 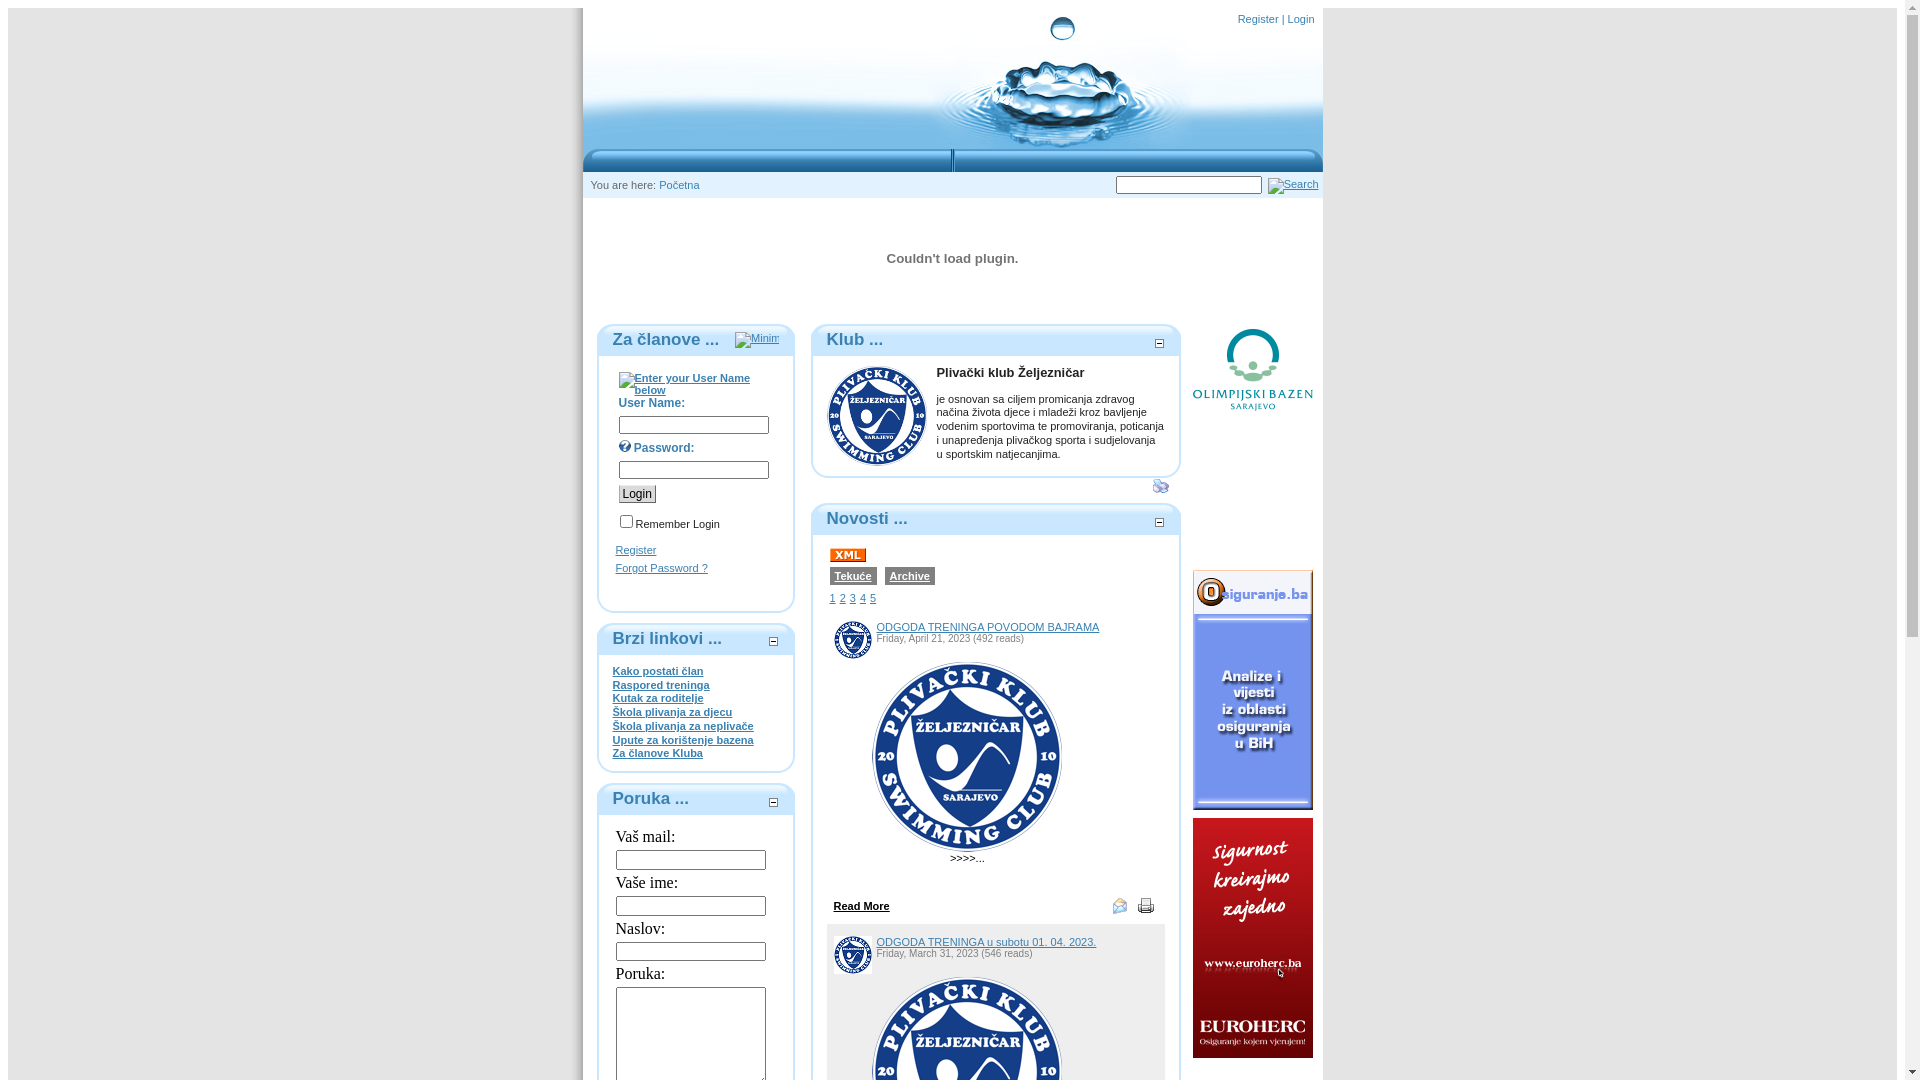 What do you see at coordinates (695, 384) in the screenshot?
I see `'Enter your User Name below'` at bounding box center [695, 384].